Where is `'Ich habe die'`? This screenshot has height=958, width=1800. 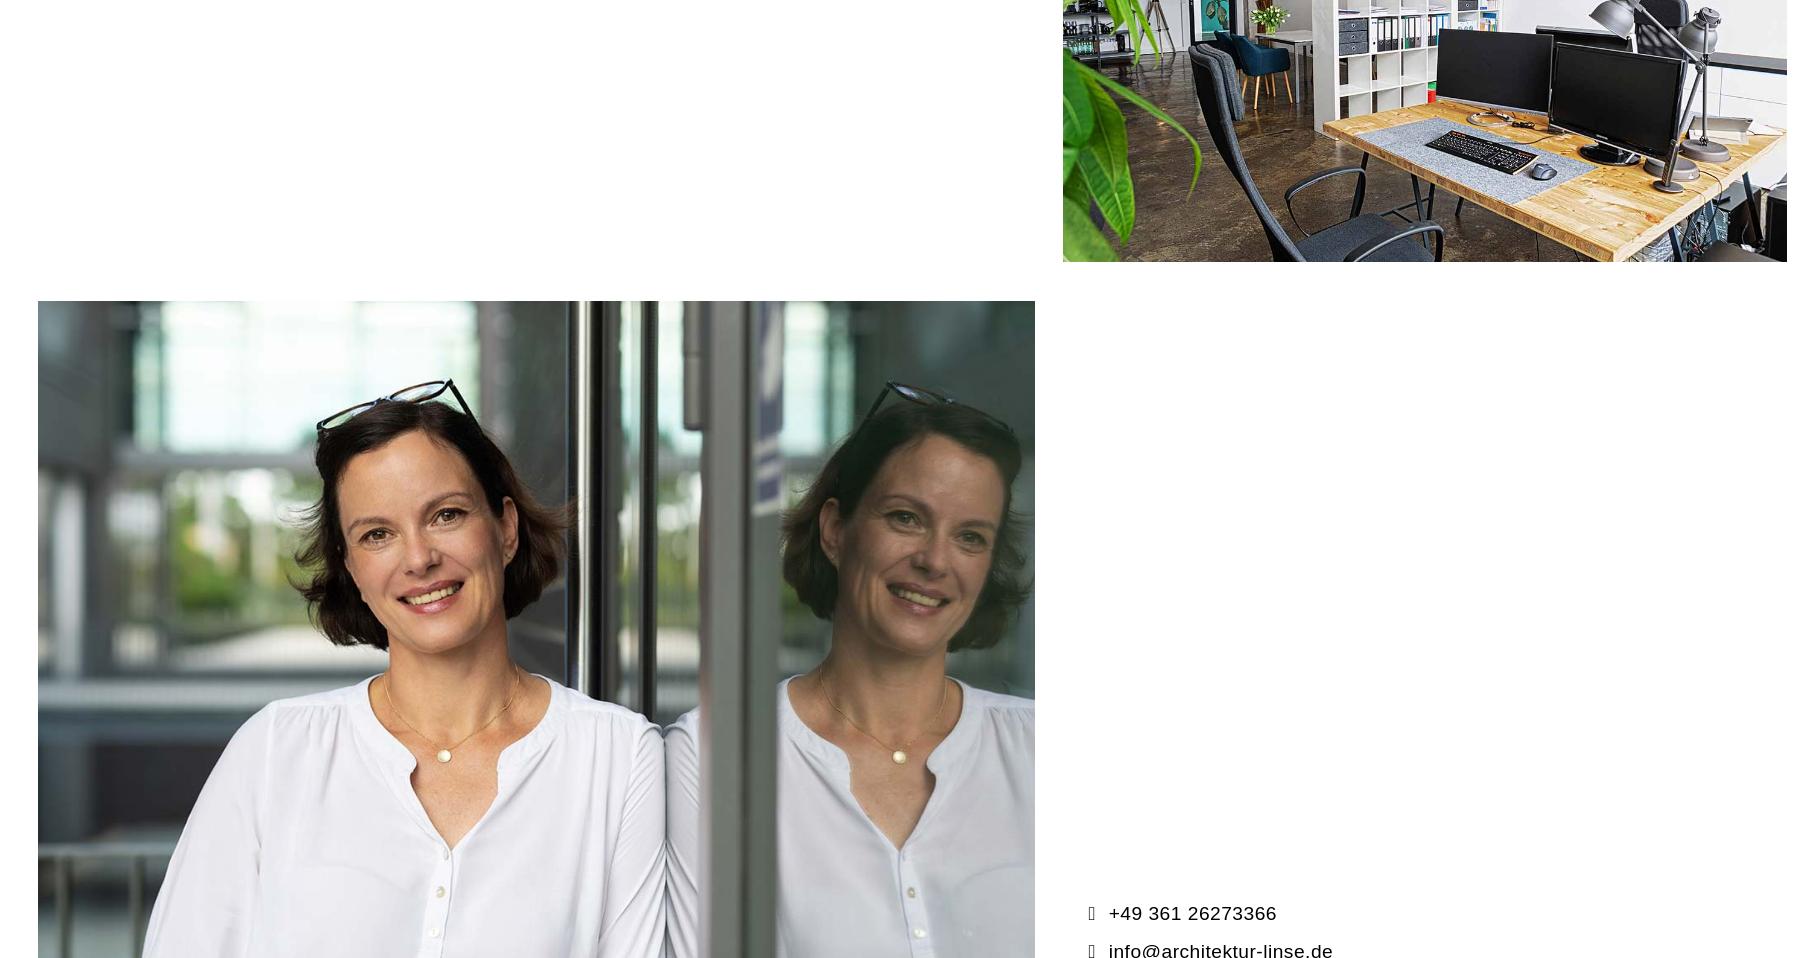
'Ich habe die' is located at coordinates (258, 693).